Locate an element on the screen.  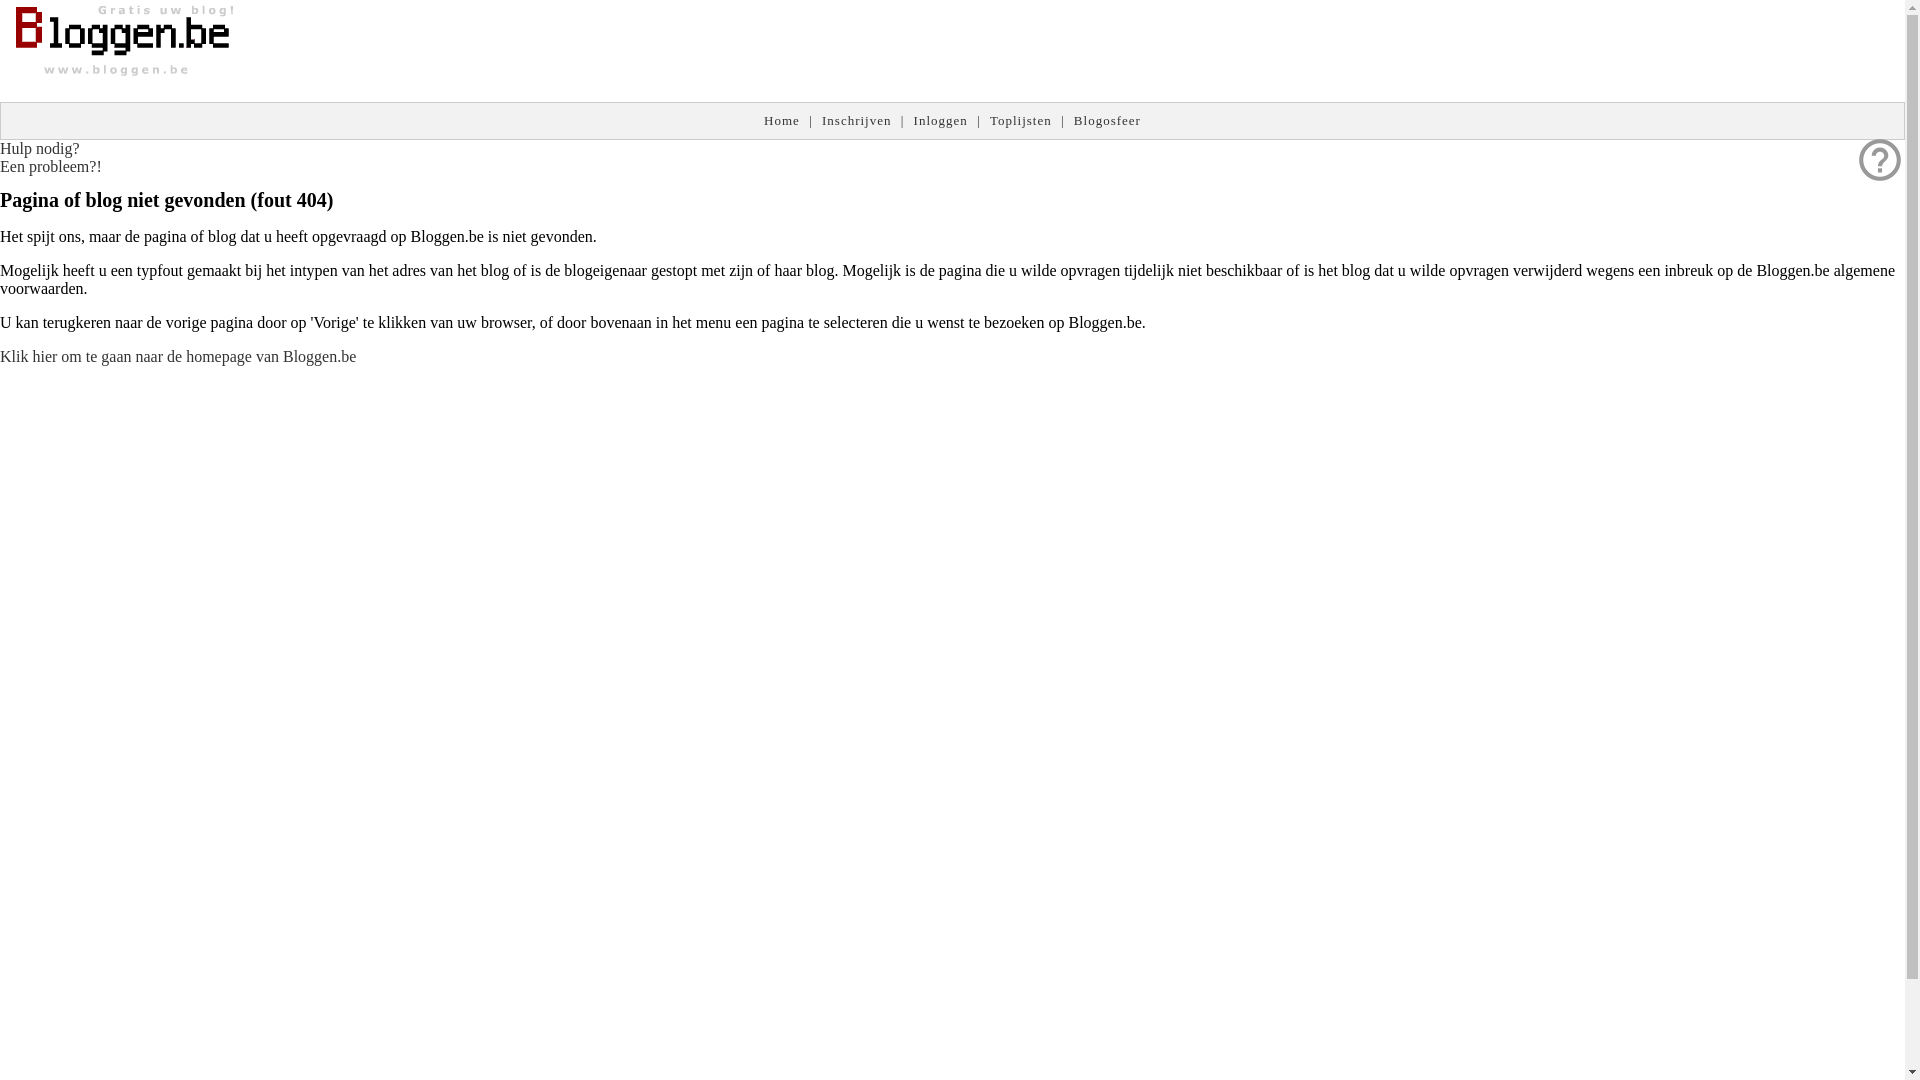
'Inloggen' is located at coordinates (912, 120).